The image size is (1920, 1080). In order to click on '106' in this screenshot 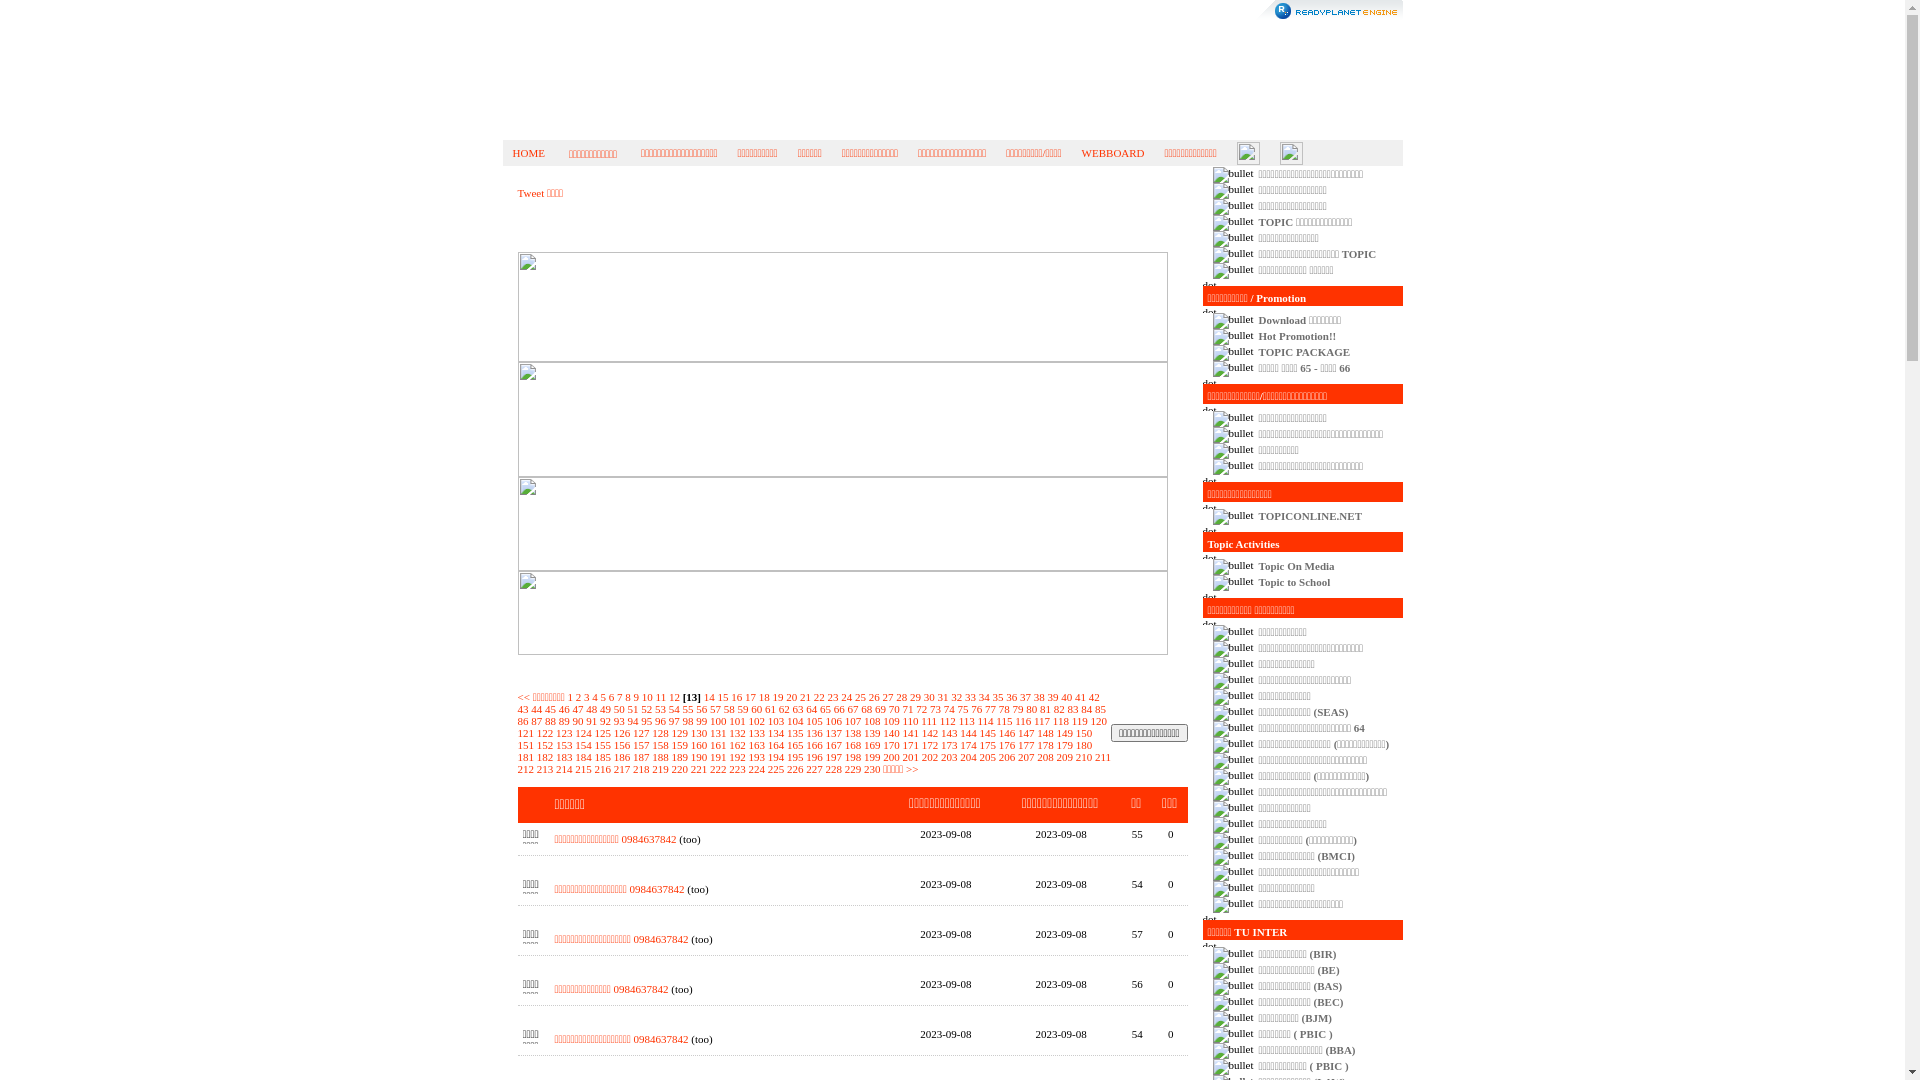, I will do `click(834, 721)`.